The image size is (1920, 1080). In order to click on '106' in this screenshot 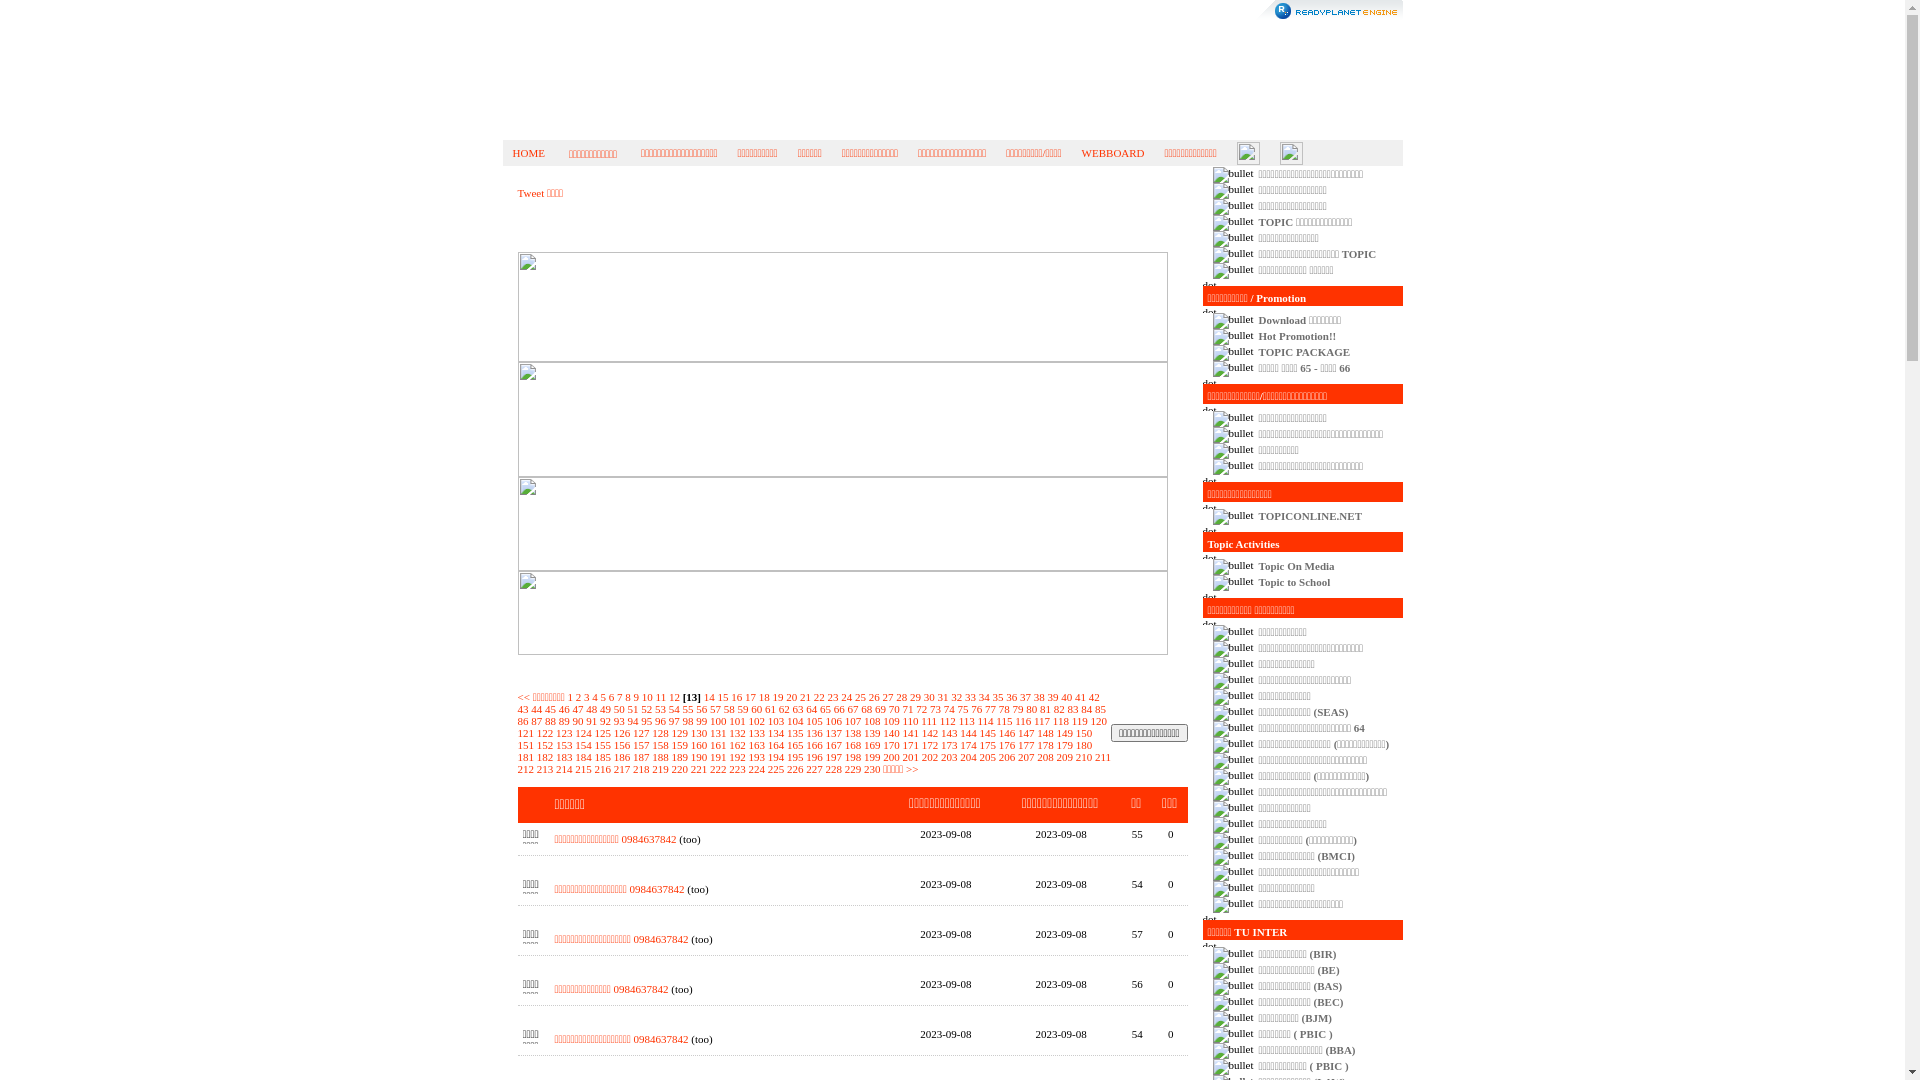, I will do `click(834, 721)`.